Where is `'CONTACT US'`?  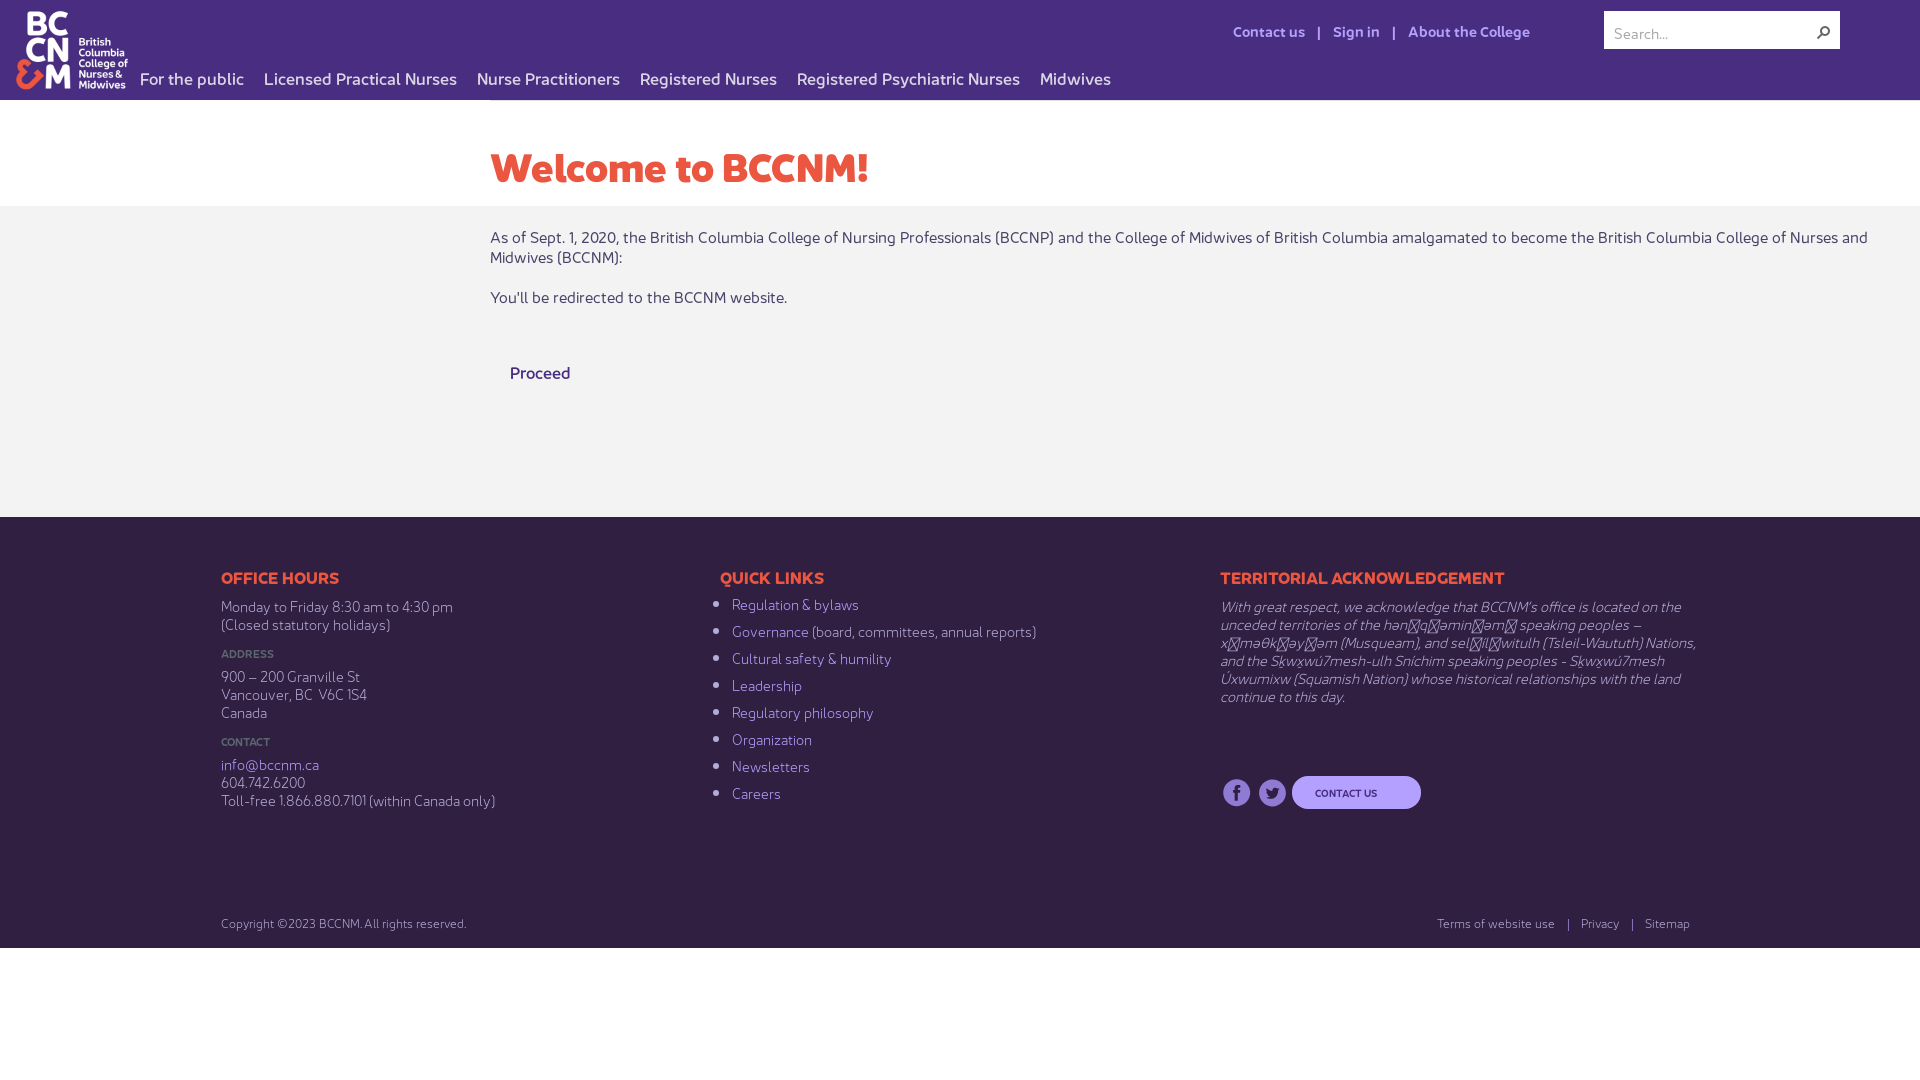 'CONTACT US' is located at coordinates (1356, 791).